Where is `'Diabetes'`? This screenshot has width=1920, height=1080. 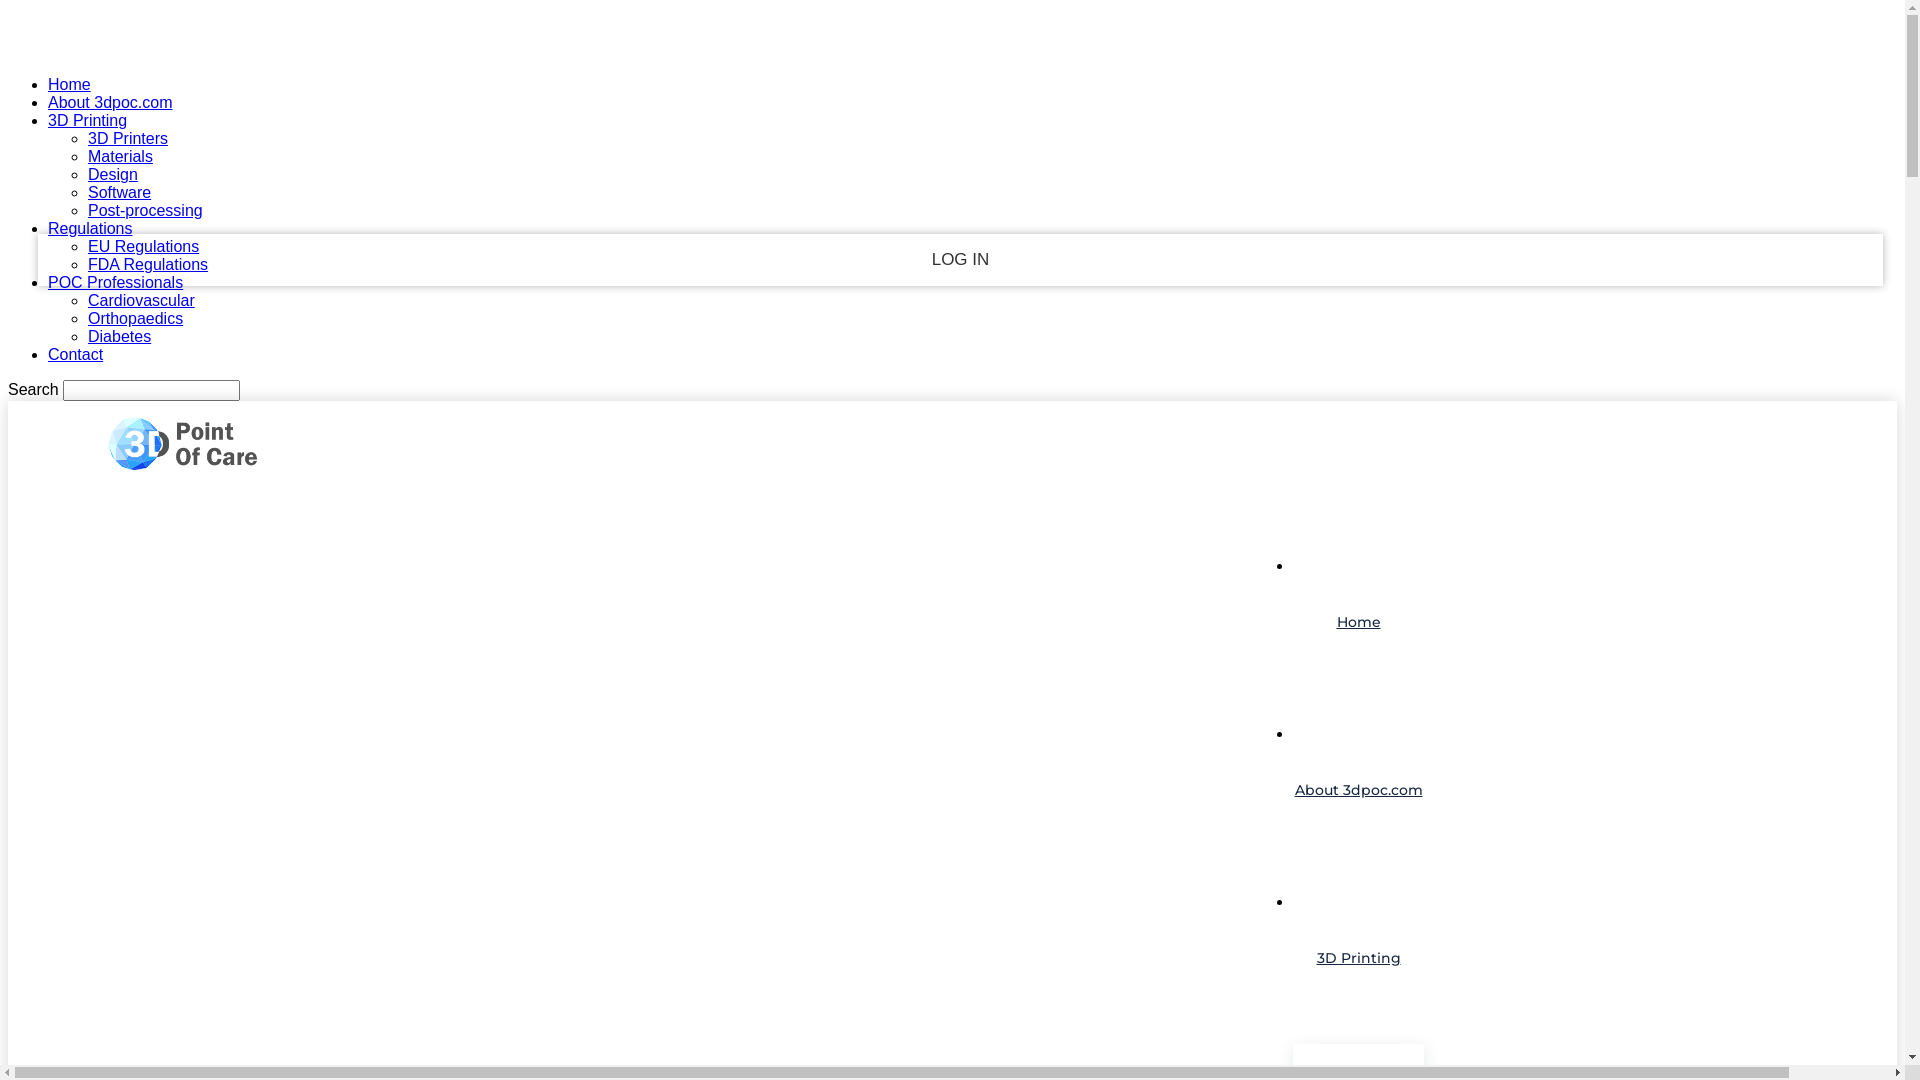
'Diabetes' is located at coordinates (118, 335).